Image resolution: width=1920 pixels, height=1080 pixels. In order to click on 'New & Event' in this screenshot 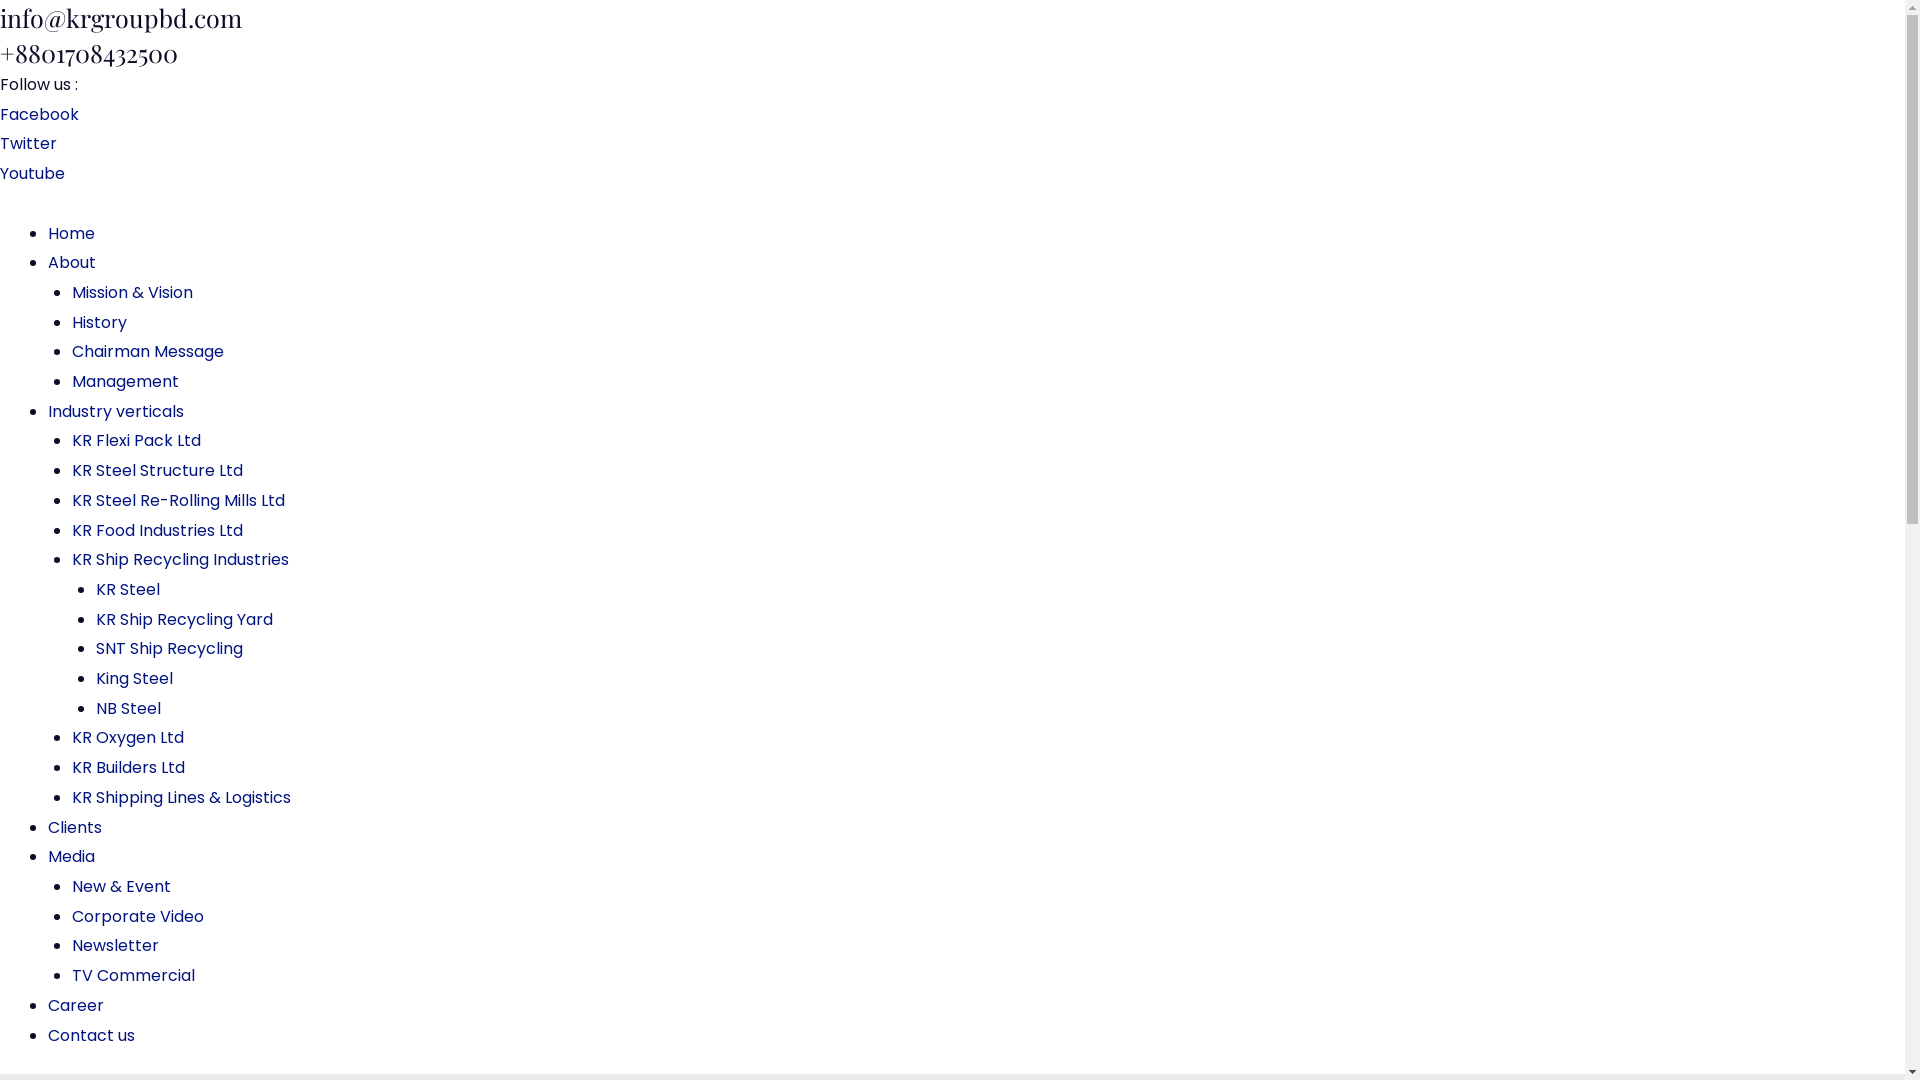, I will do `click(72, 885)`.